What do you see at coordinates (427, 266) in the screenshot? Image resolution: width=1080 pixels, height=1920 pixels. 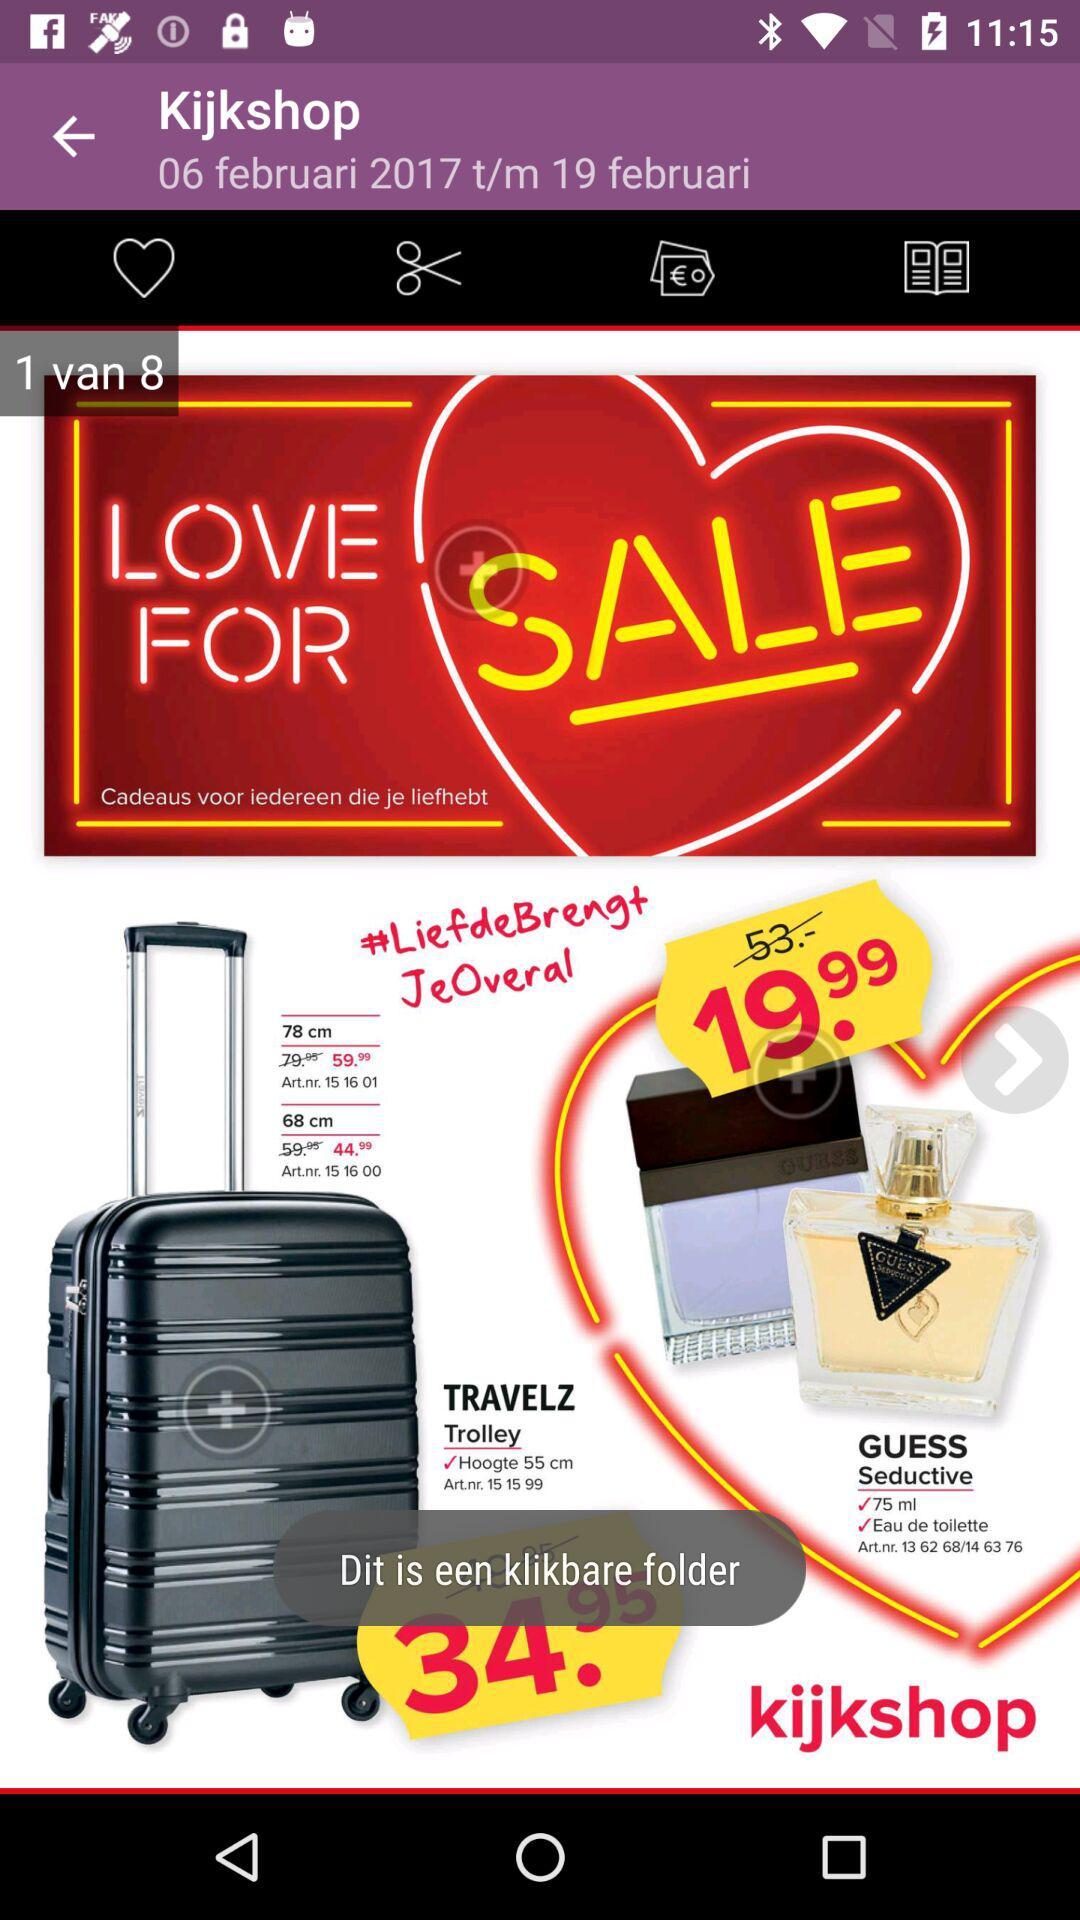 I see `crop image` at bounding box center [427, 266].